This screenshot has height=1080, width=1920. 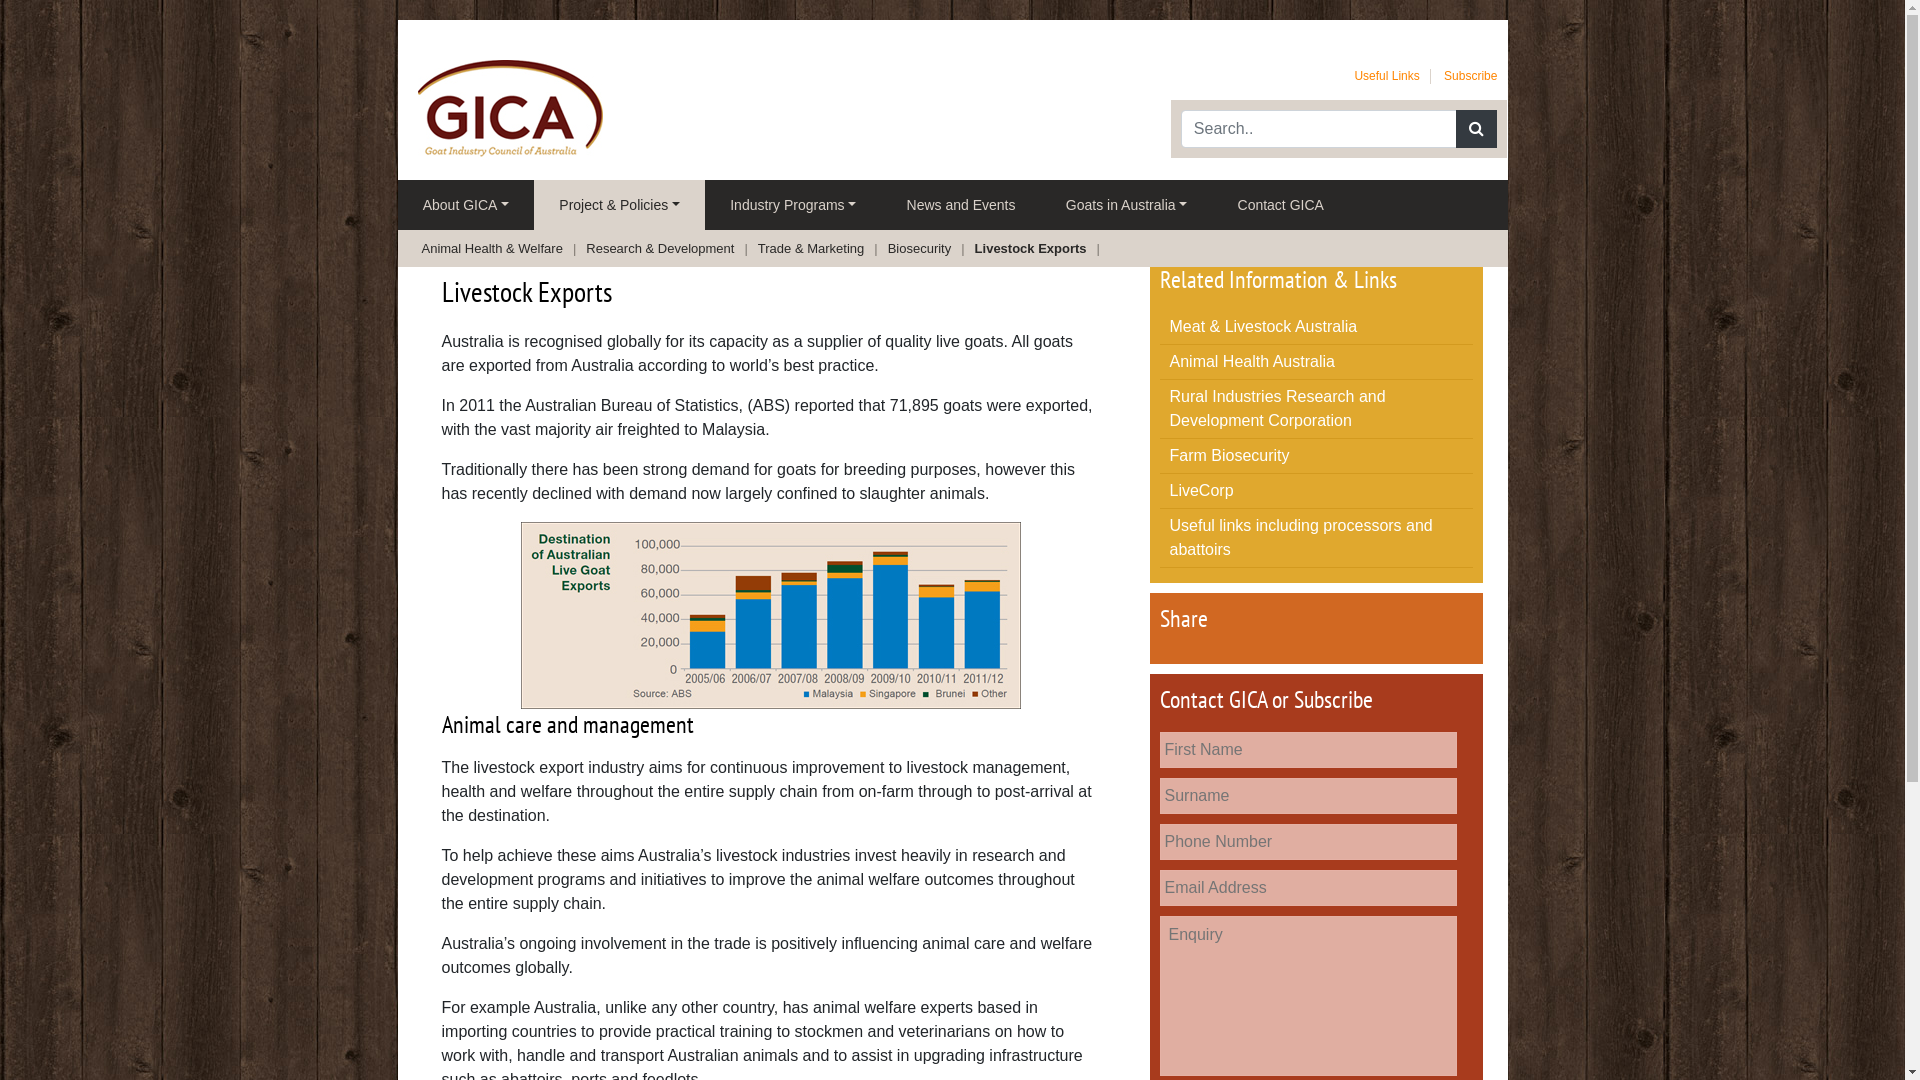 What do you see at coordinates (1470, 75) in the screenshot?
I see `'Subscribe'` at bounding box center [1470, 75].